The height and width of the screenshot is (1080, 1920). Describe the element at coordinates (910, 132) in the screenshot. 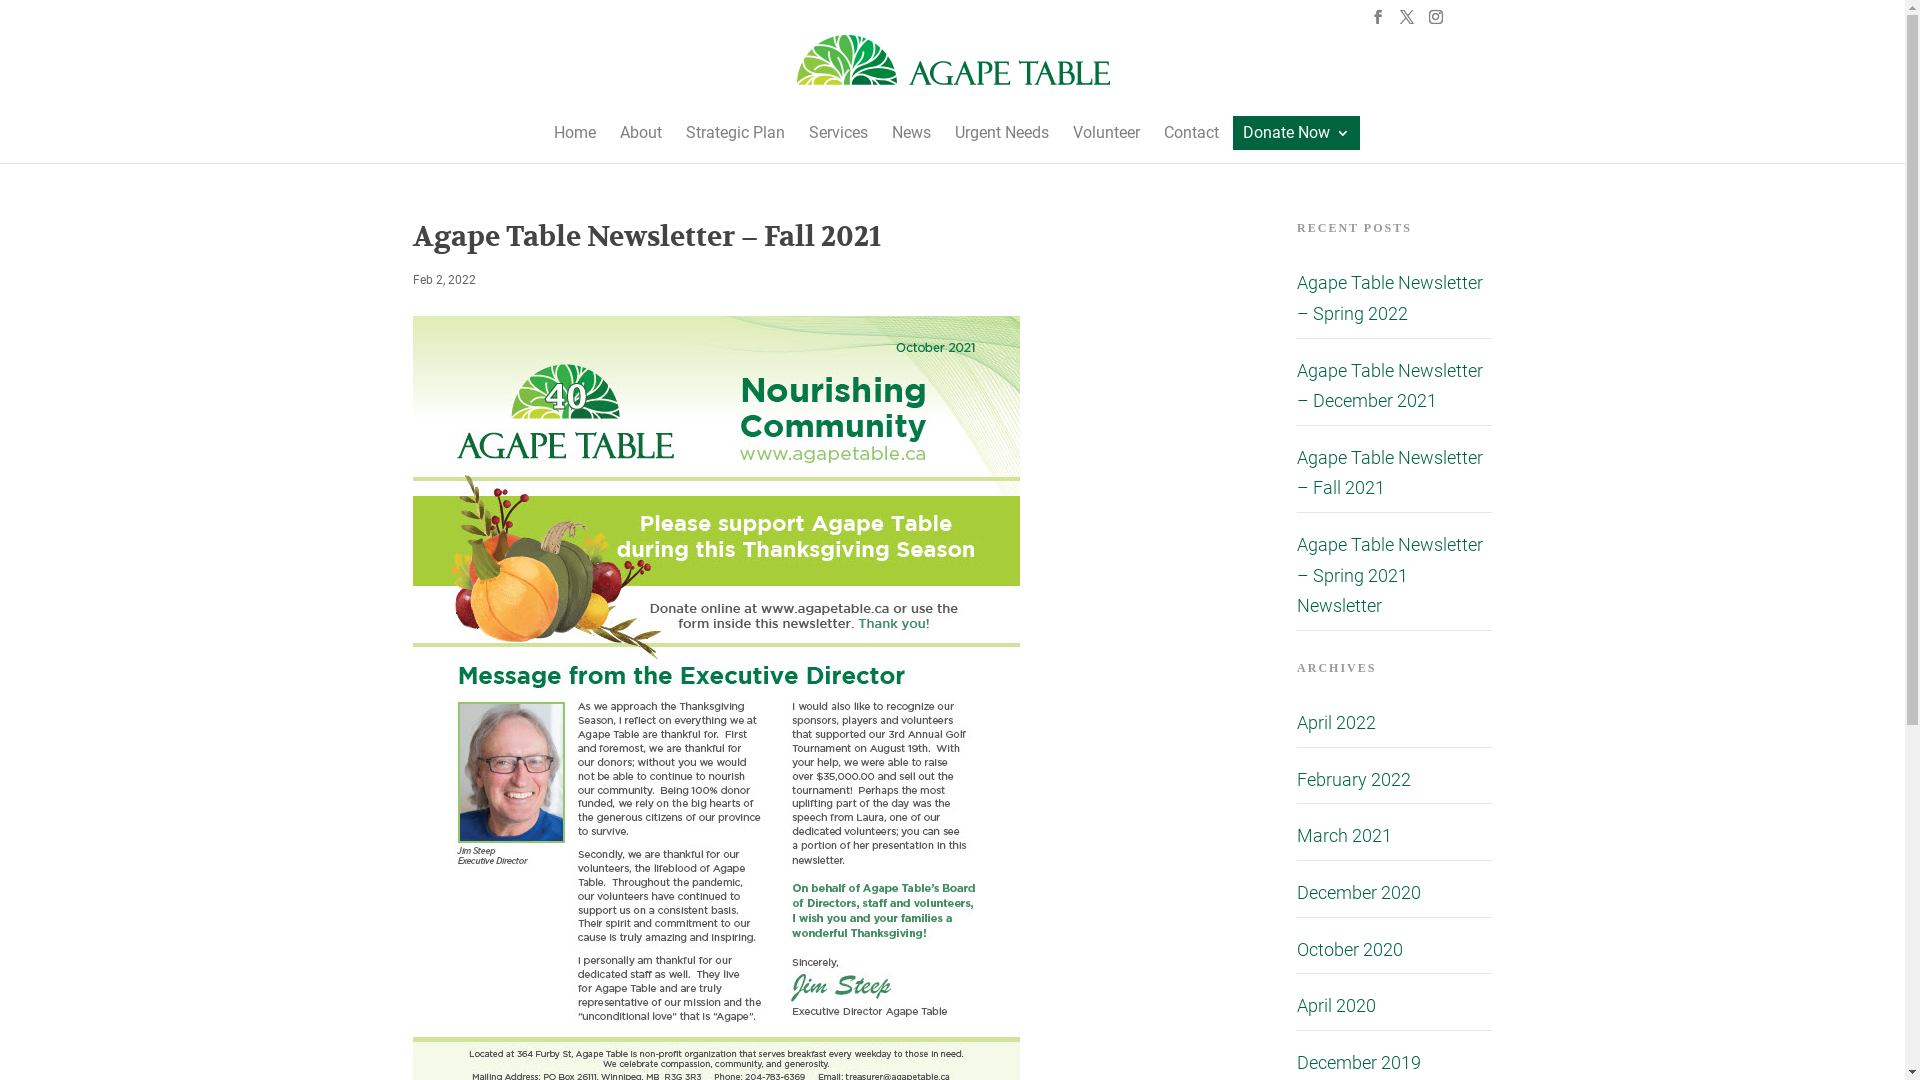

I see `'News'` at that location.